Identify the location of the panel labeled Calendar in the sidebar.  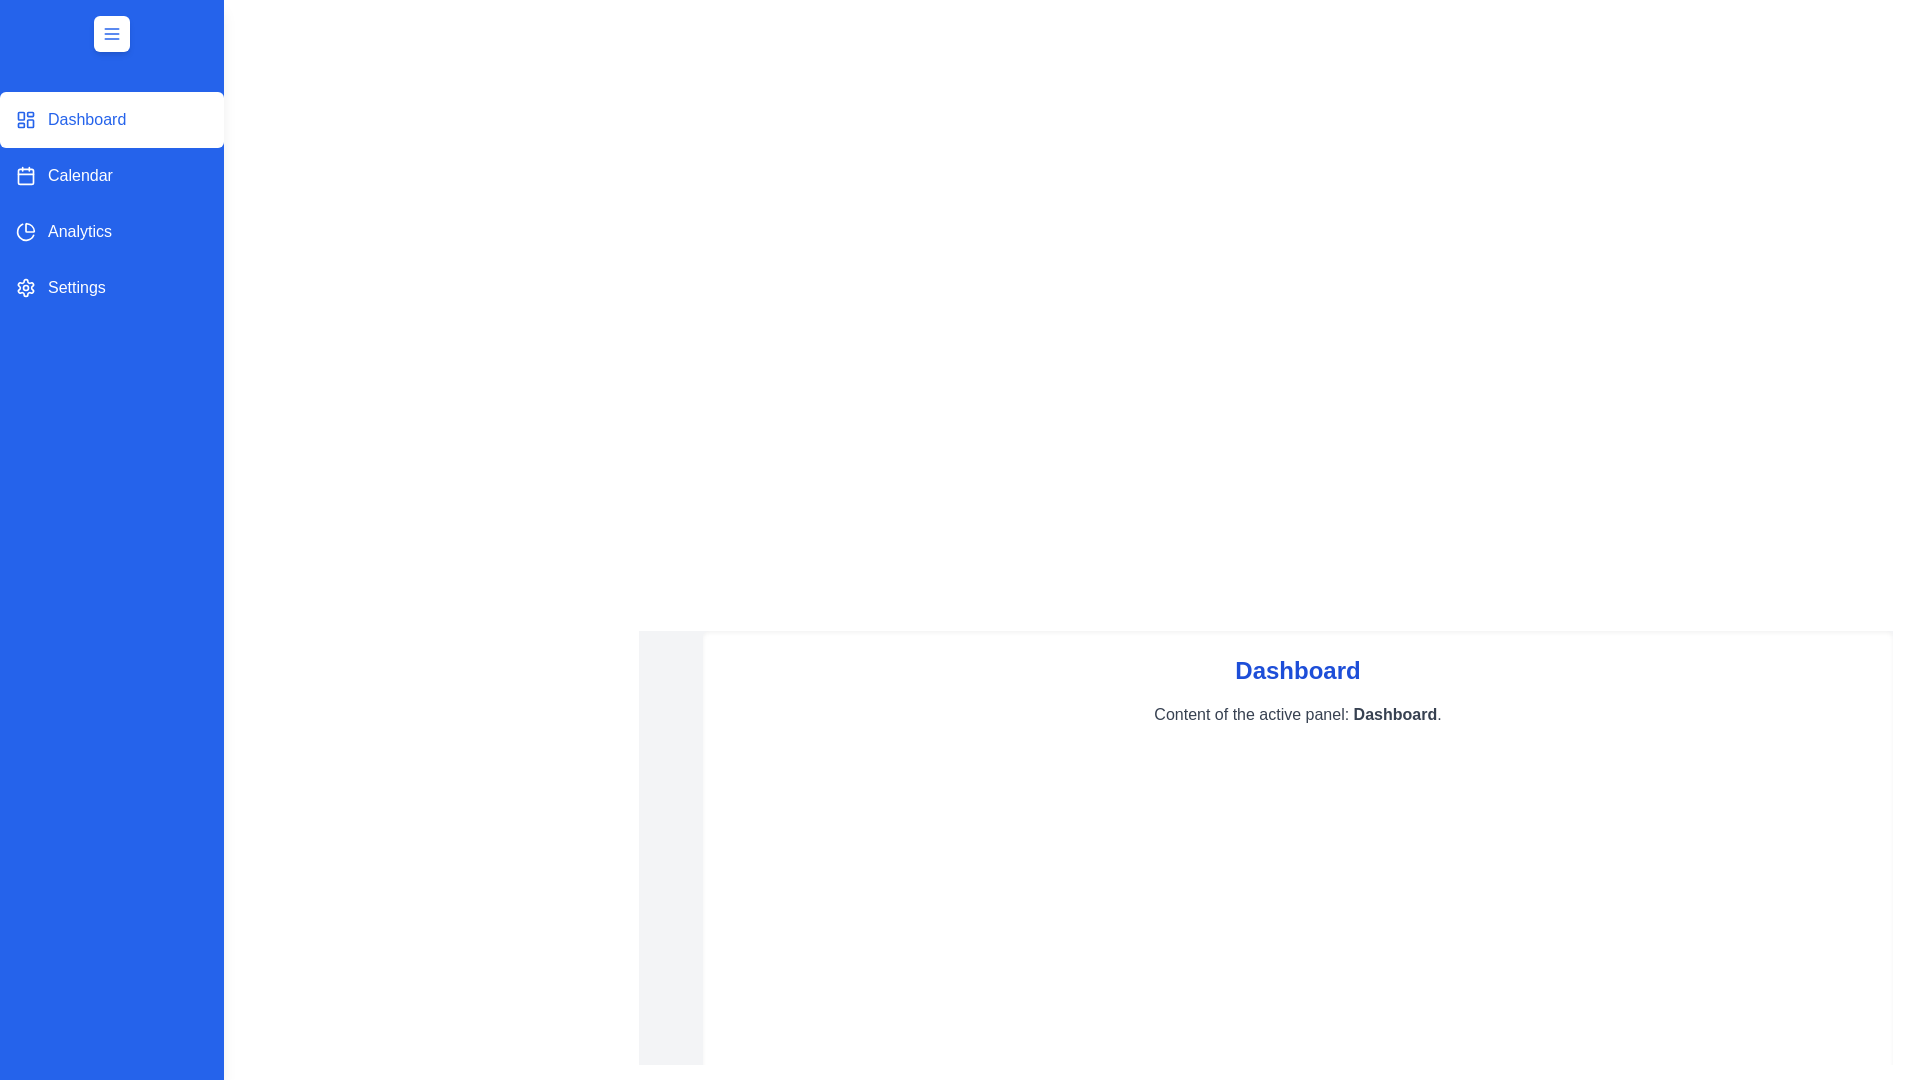
(110, 175).